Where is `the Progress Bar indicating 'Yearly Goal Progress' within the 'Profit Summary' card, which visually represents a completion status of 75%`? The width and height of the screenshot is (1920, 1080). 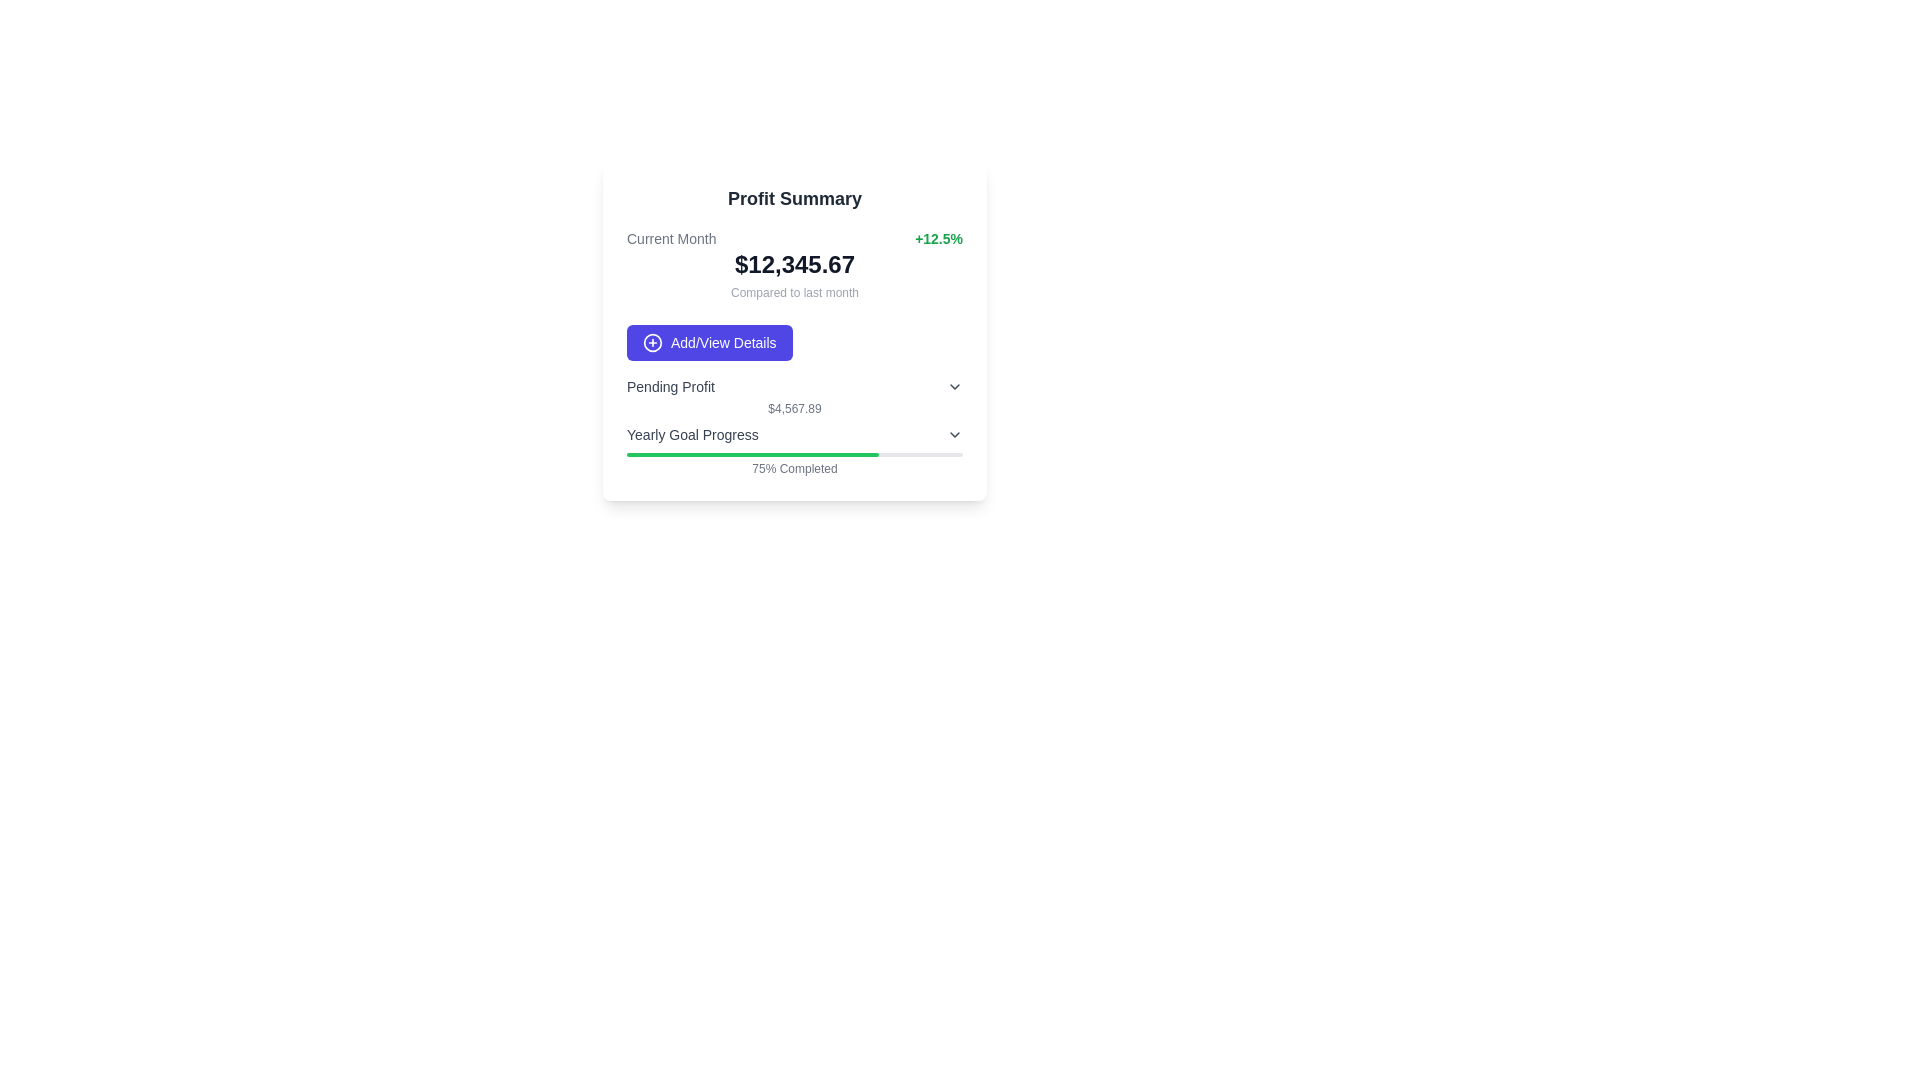
the Progress Bar indicating 'Yearly Goal Progress' within the 'Profit Summary' card, which visually represents a completion status of 75% is located at coordinates (794, 455).